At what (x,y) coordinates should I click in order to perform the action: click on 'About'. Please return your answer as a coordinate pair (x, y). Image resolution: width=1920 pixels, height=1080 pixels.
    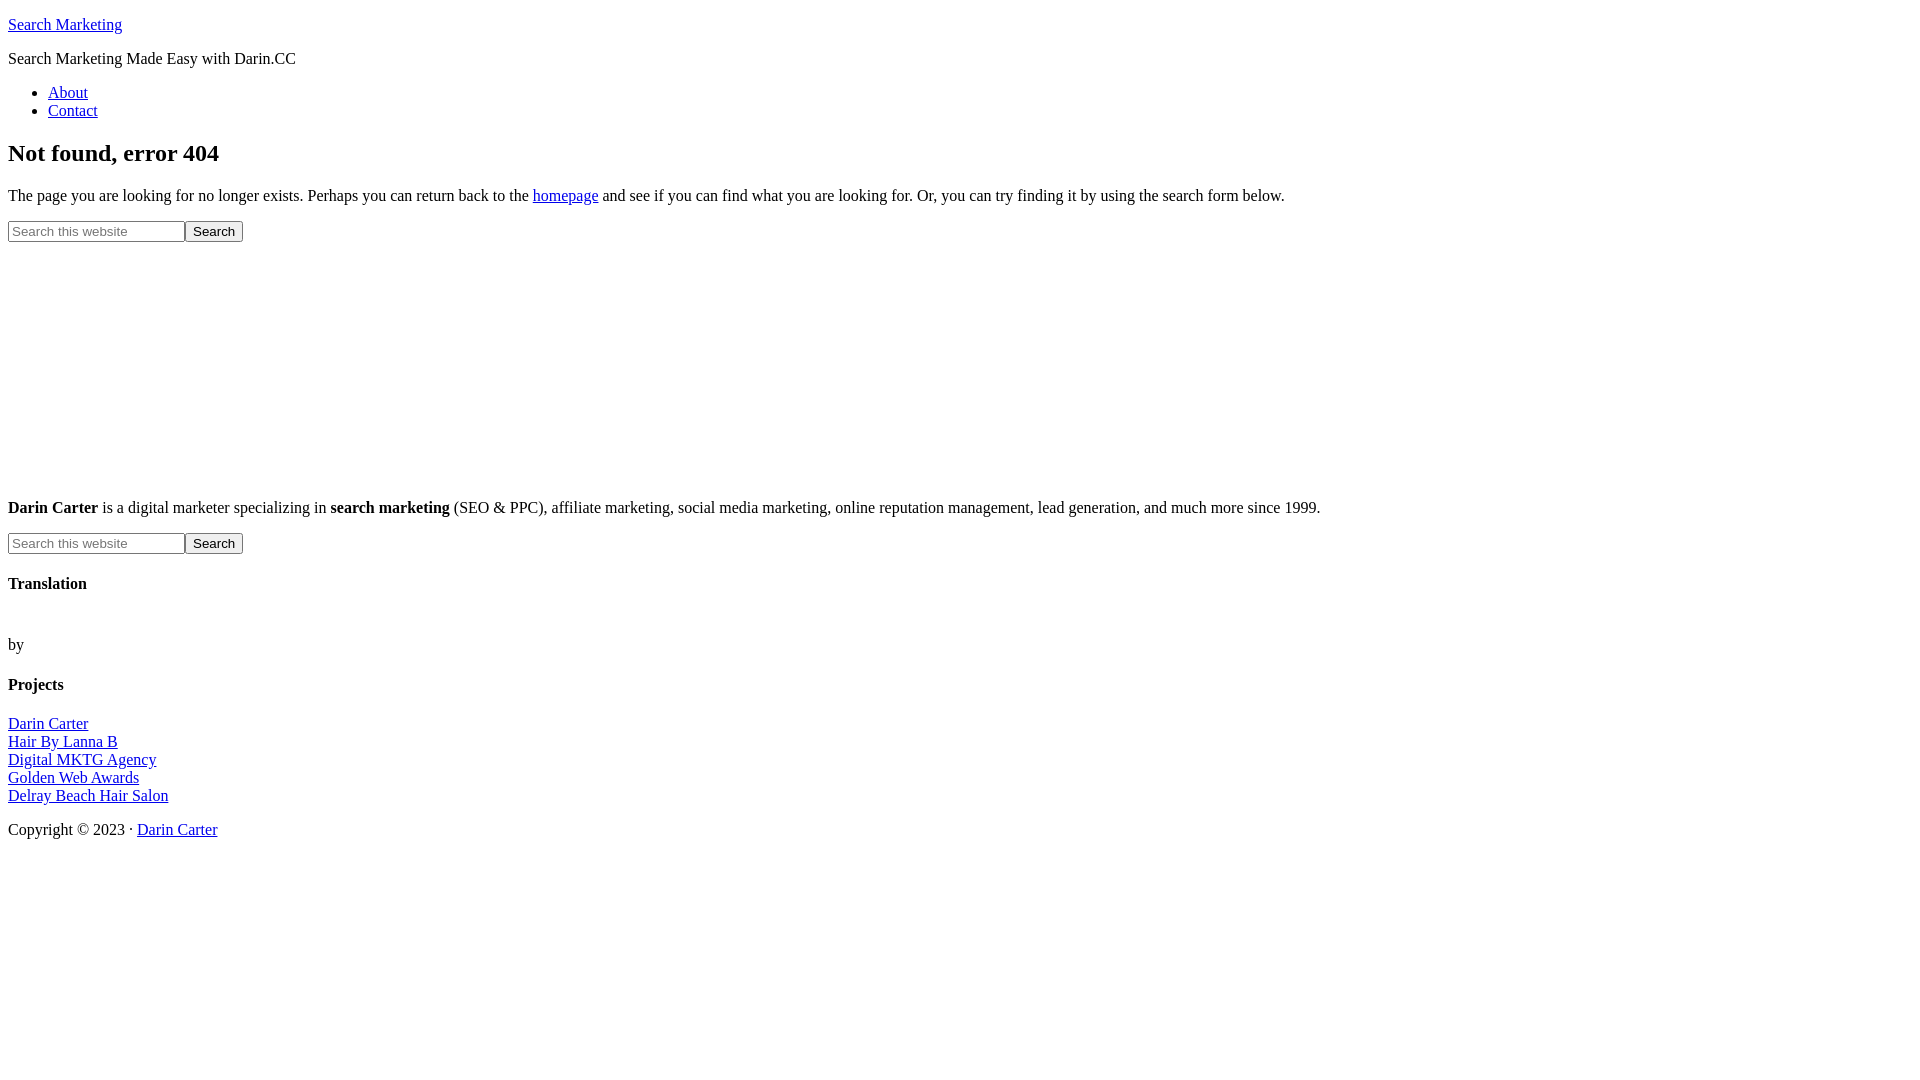
    Looking at the image, I should click on (67, 92).